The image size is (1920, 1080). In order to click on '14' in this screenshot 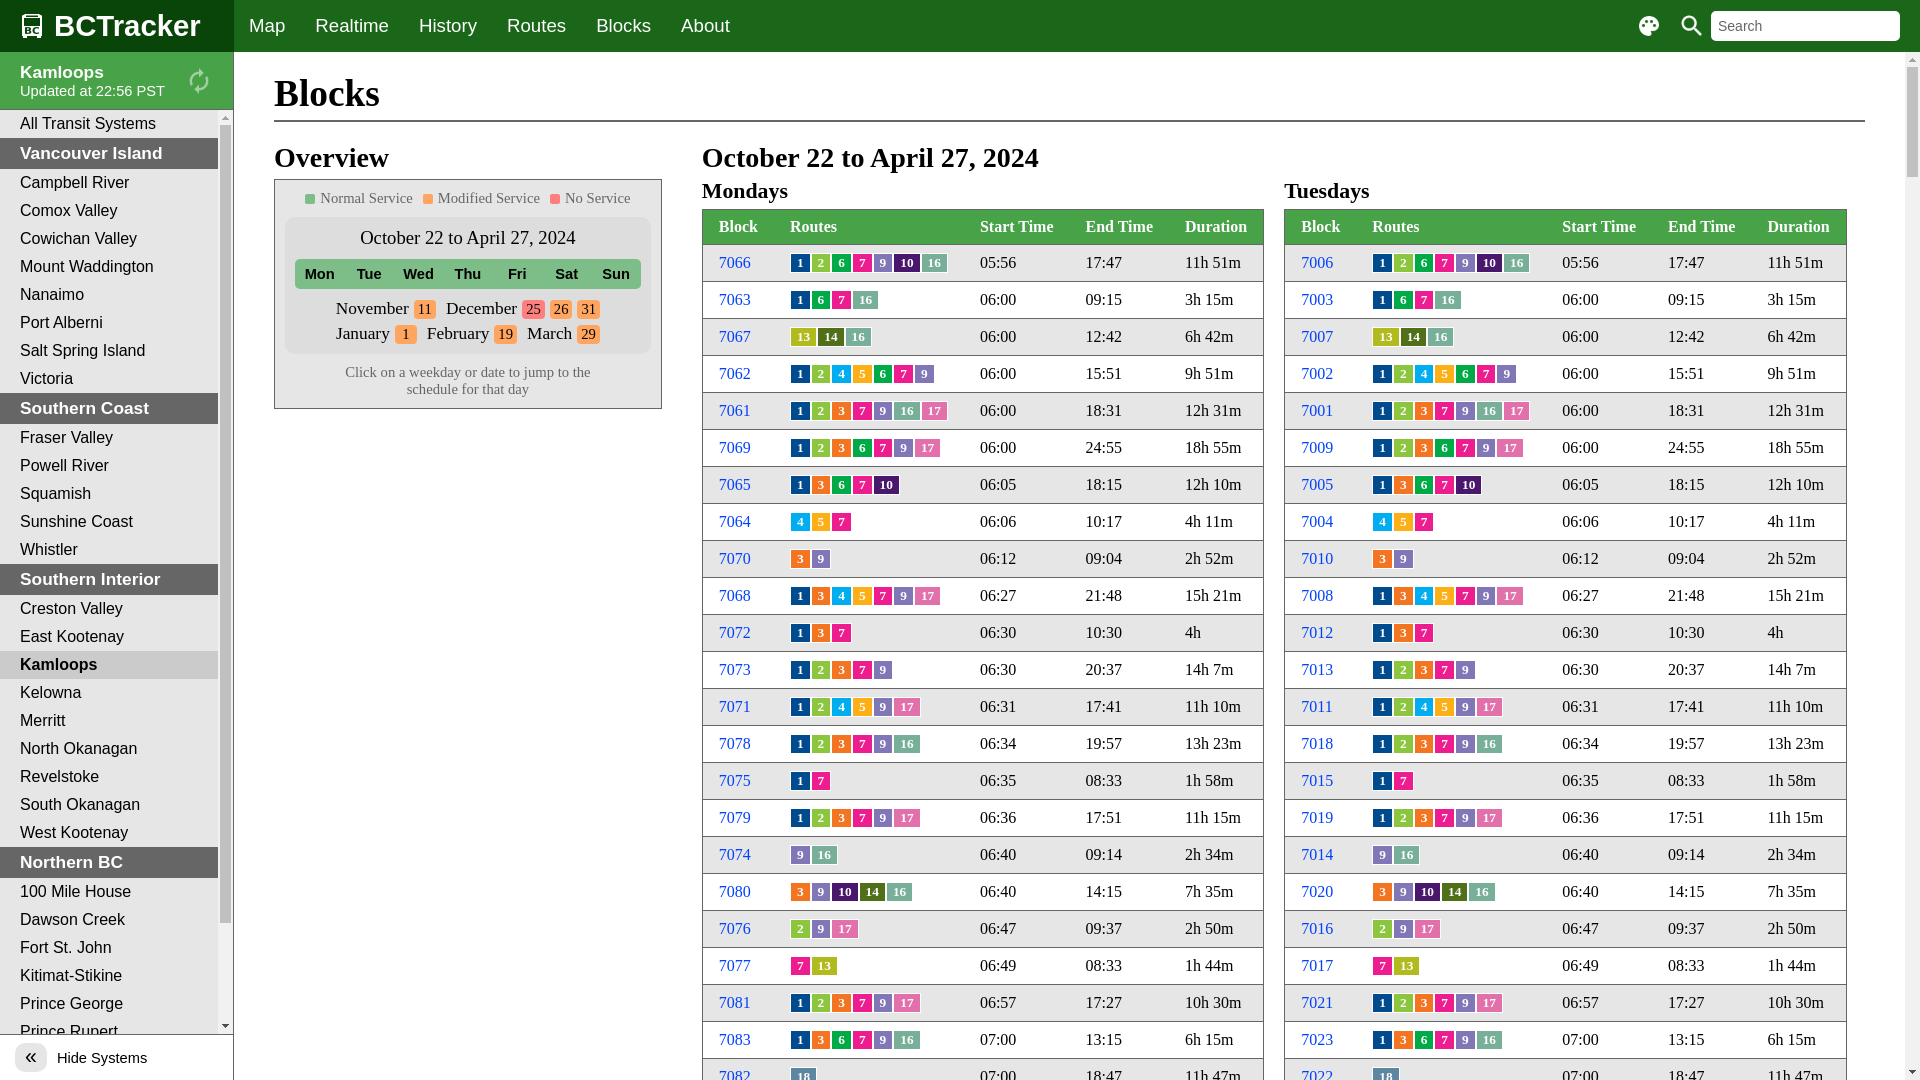, I will do `click(1412, 335)`.